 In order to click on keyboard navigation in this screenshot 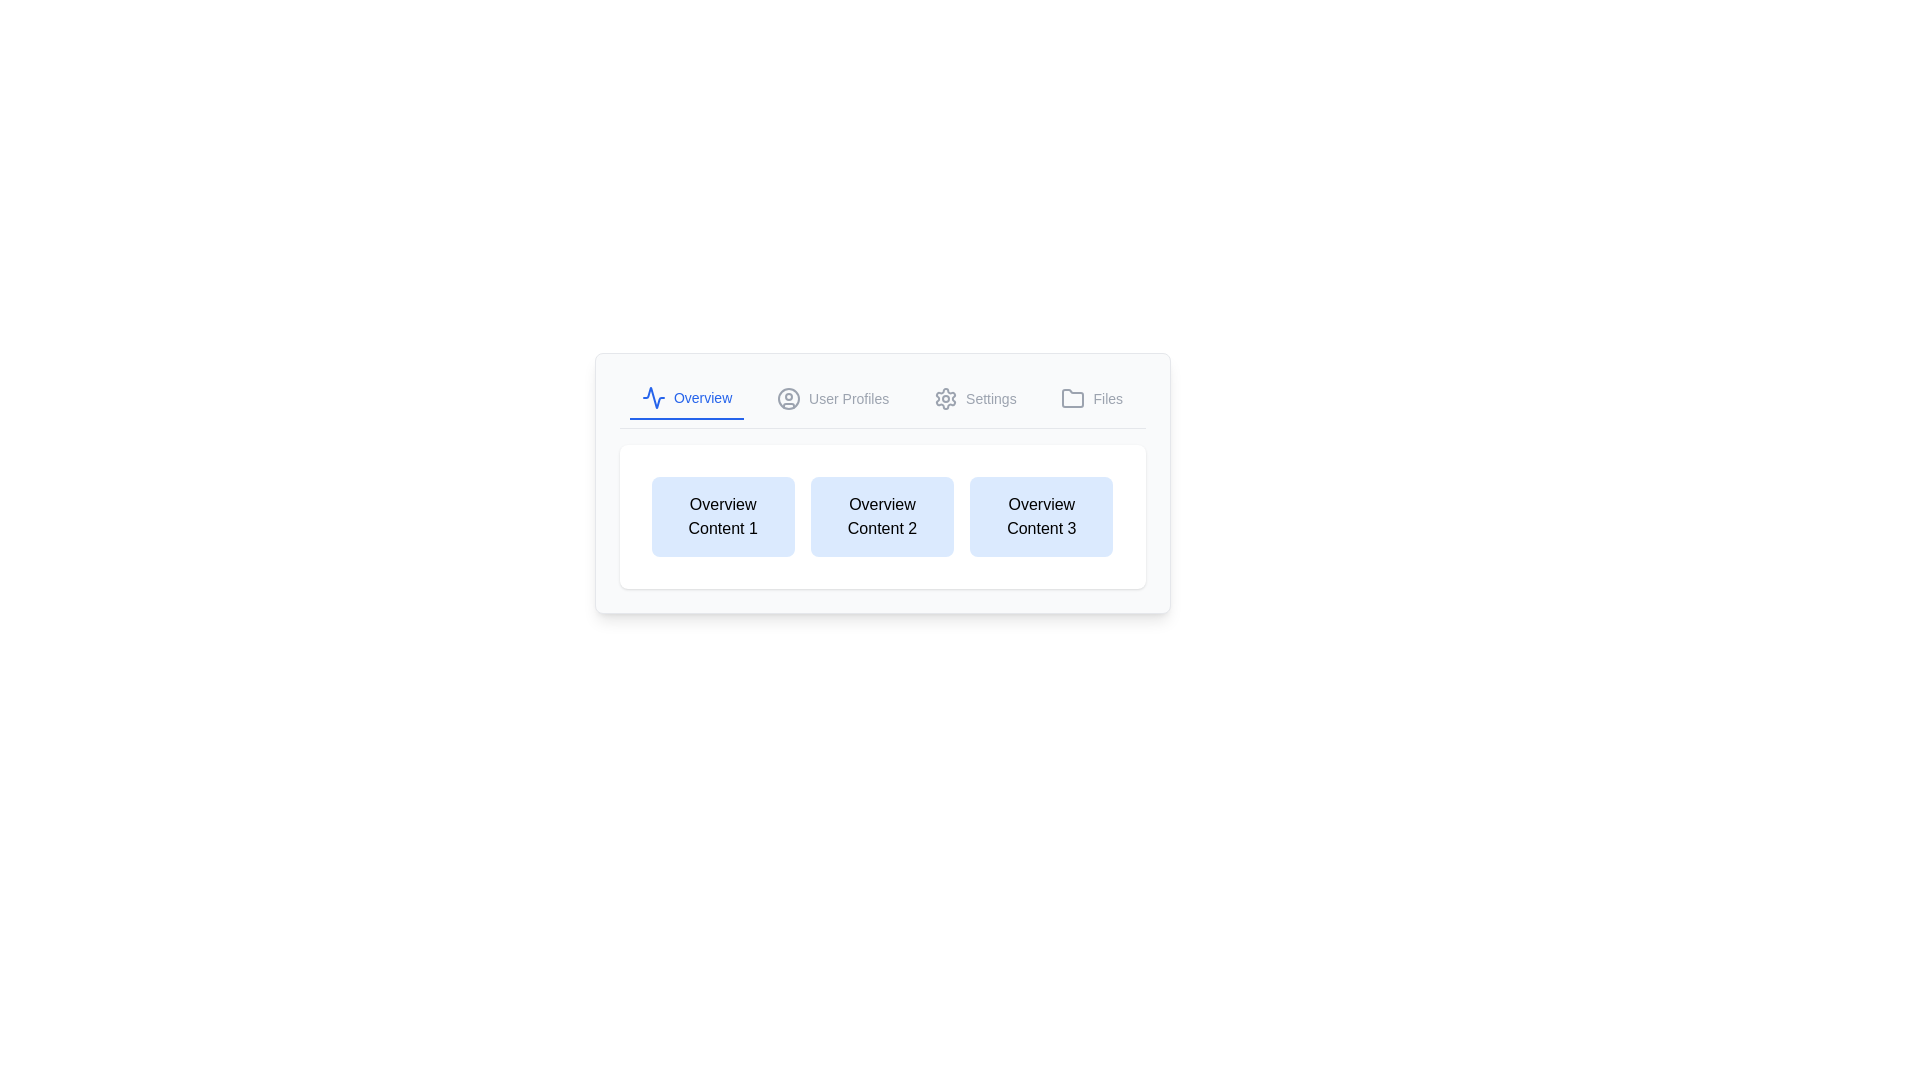, I will do `click(849, 398)`.